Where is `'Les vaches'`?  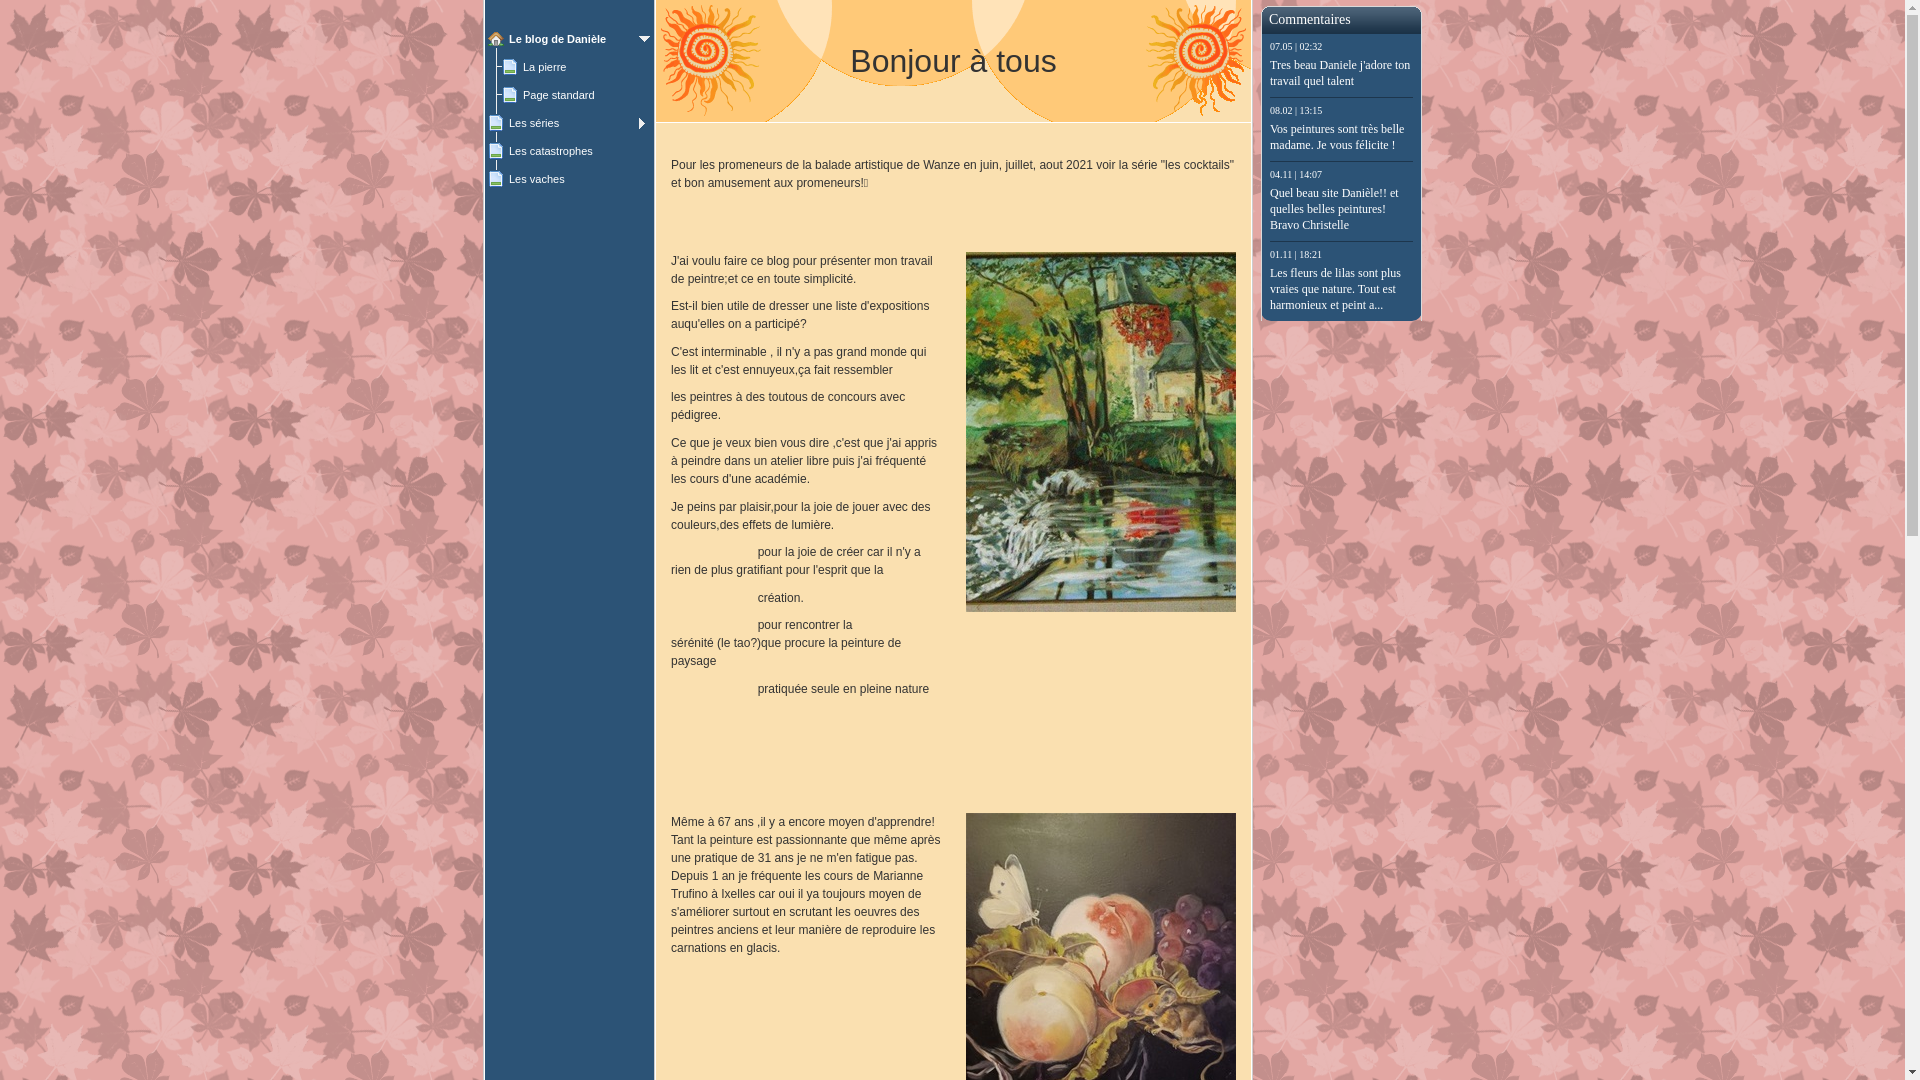 'Les vaches' is located at coordinates (568, 177).